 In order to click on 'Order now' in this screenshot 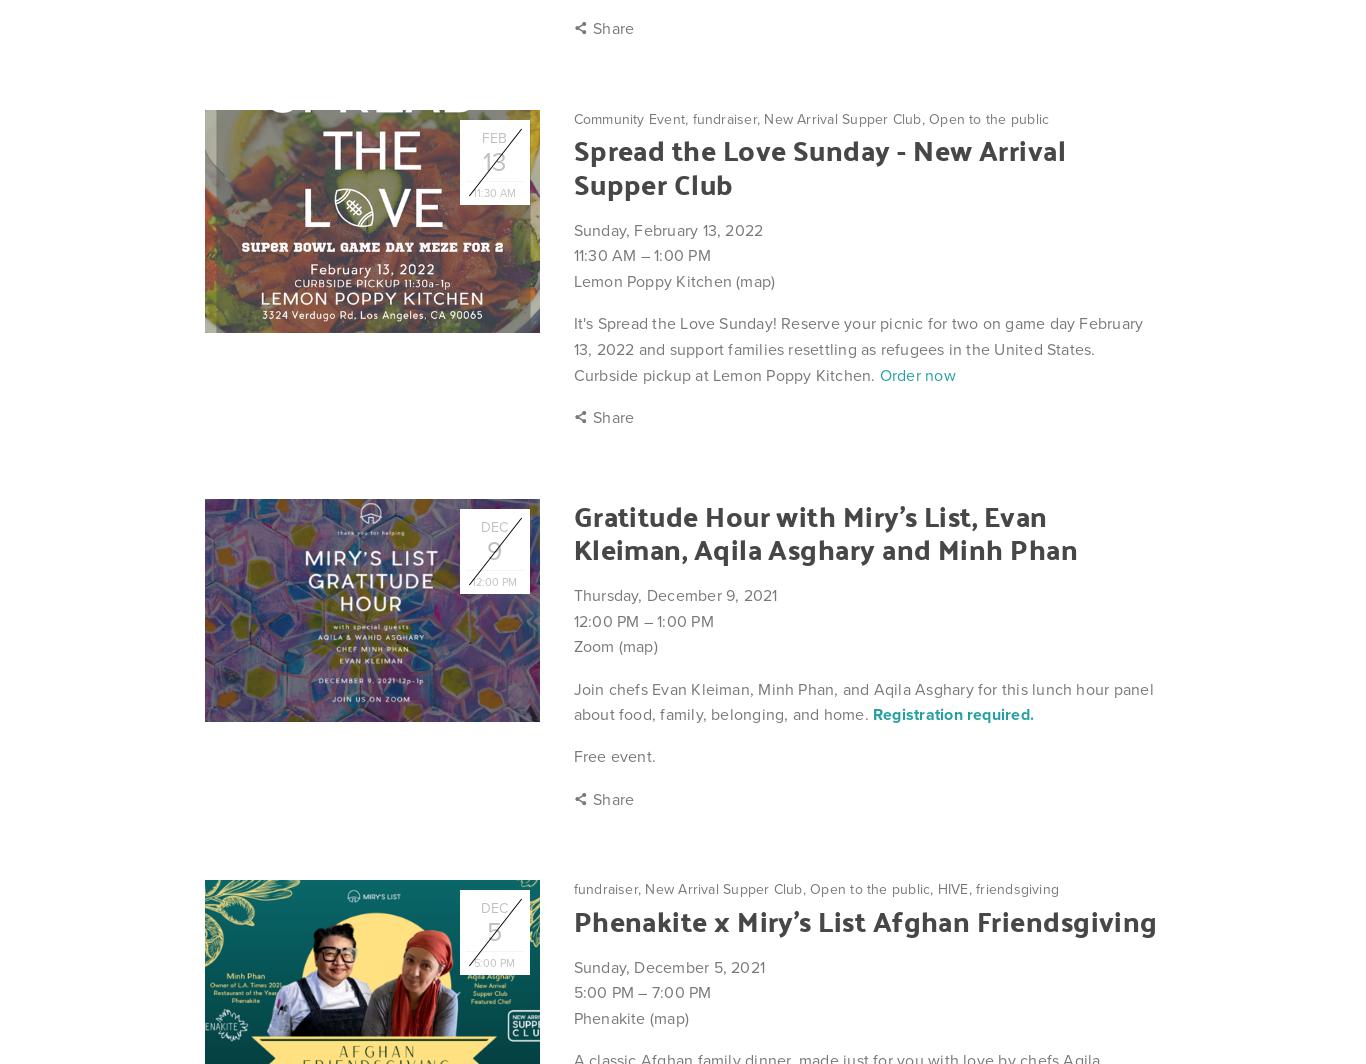, I will do `click(916, 374)`.